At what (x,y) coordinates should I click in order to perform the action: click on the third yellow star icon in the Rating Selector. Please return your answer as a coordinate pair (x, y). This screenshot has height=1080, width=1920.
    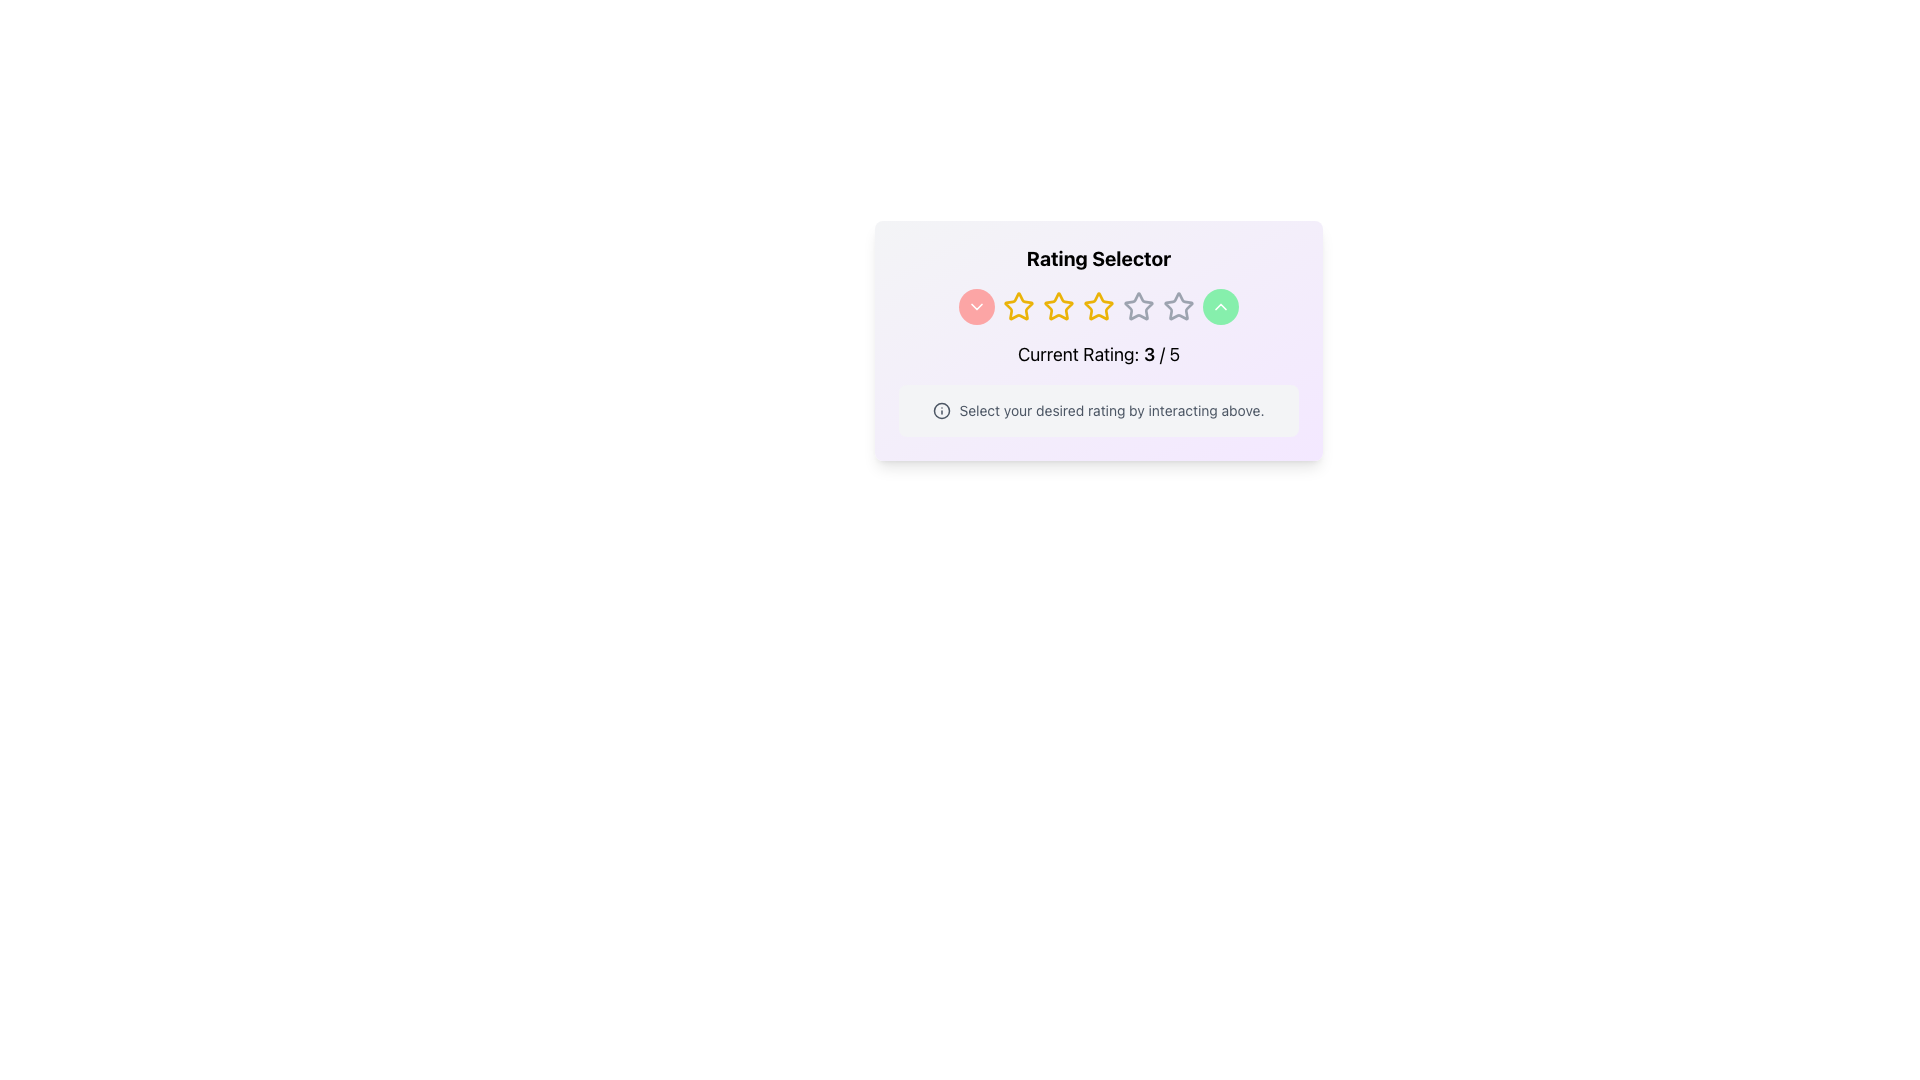
    Looking at the image, I should click on (1058, 307).